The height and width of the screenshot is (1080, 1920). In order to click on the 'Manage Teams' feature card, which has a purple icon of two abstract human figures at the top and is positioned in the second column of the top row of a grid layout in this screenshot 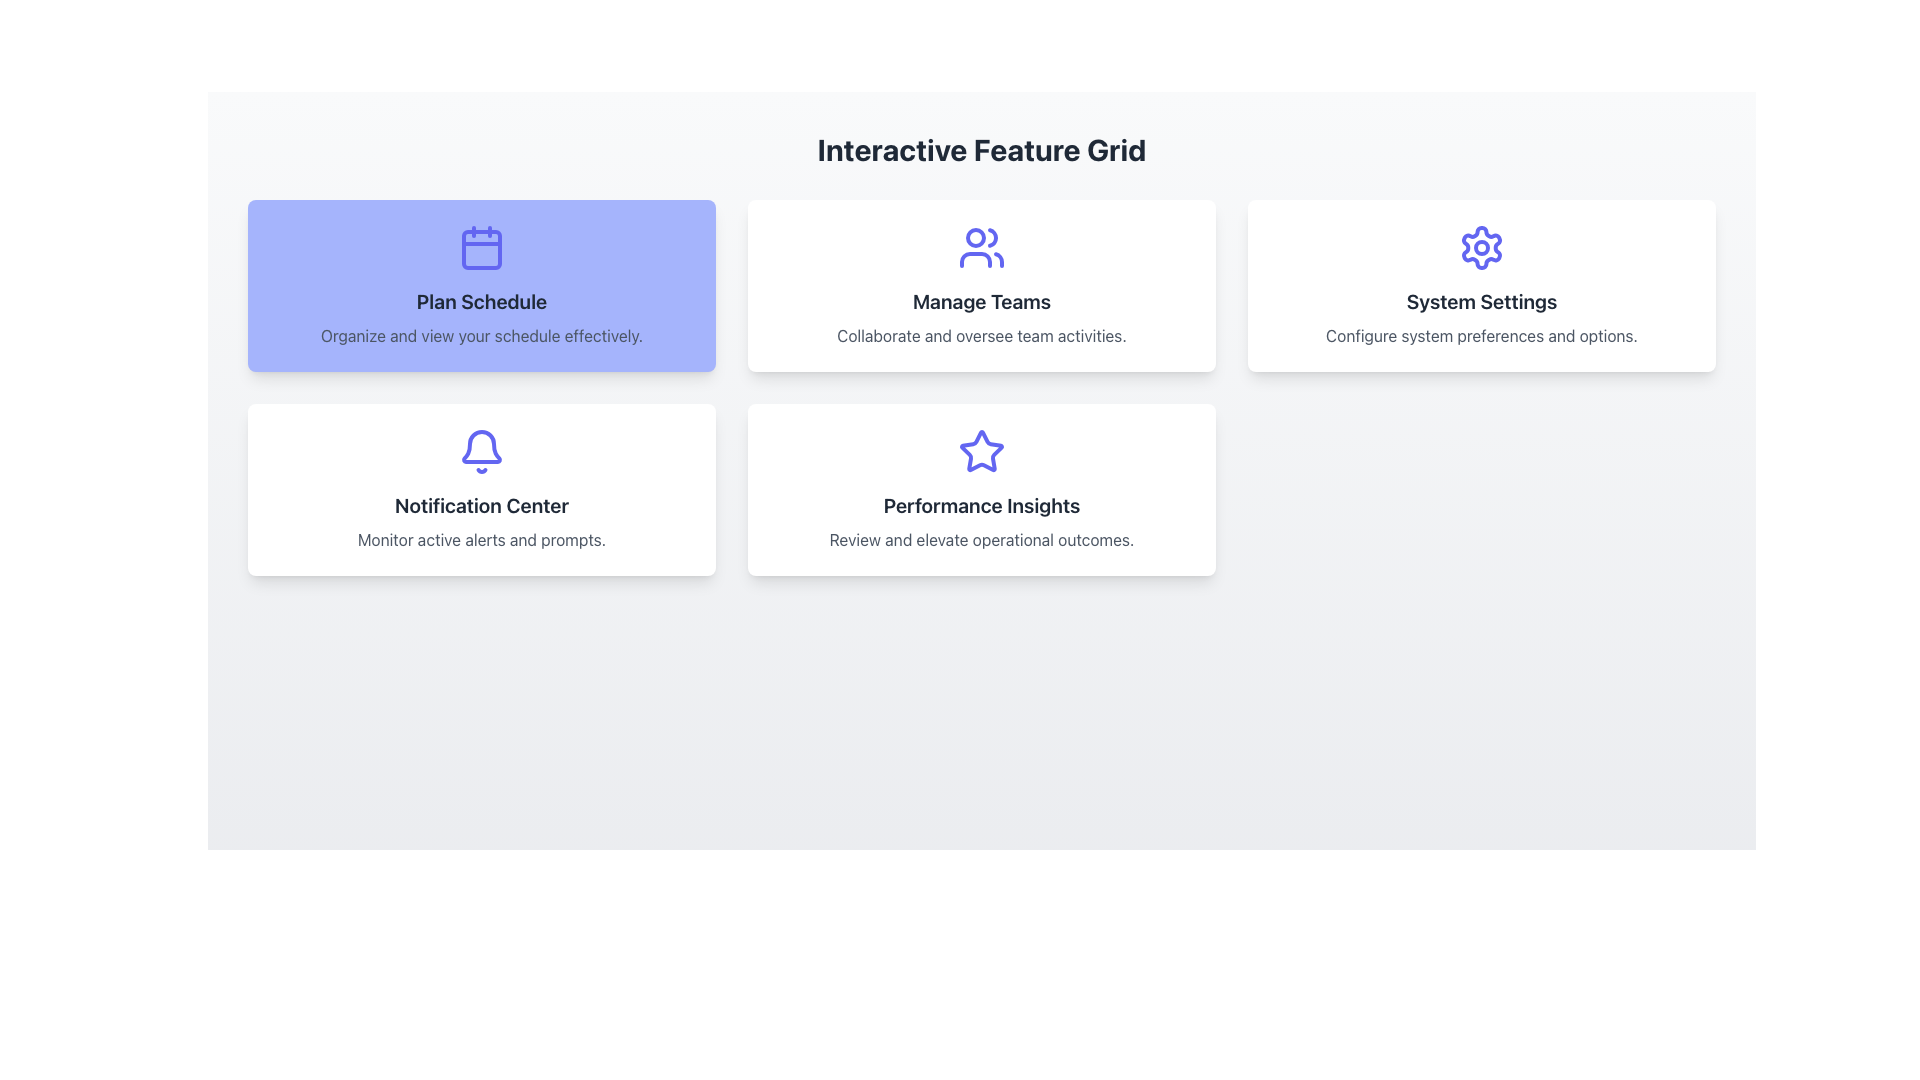, I will do `click(982, 285)`.